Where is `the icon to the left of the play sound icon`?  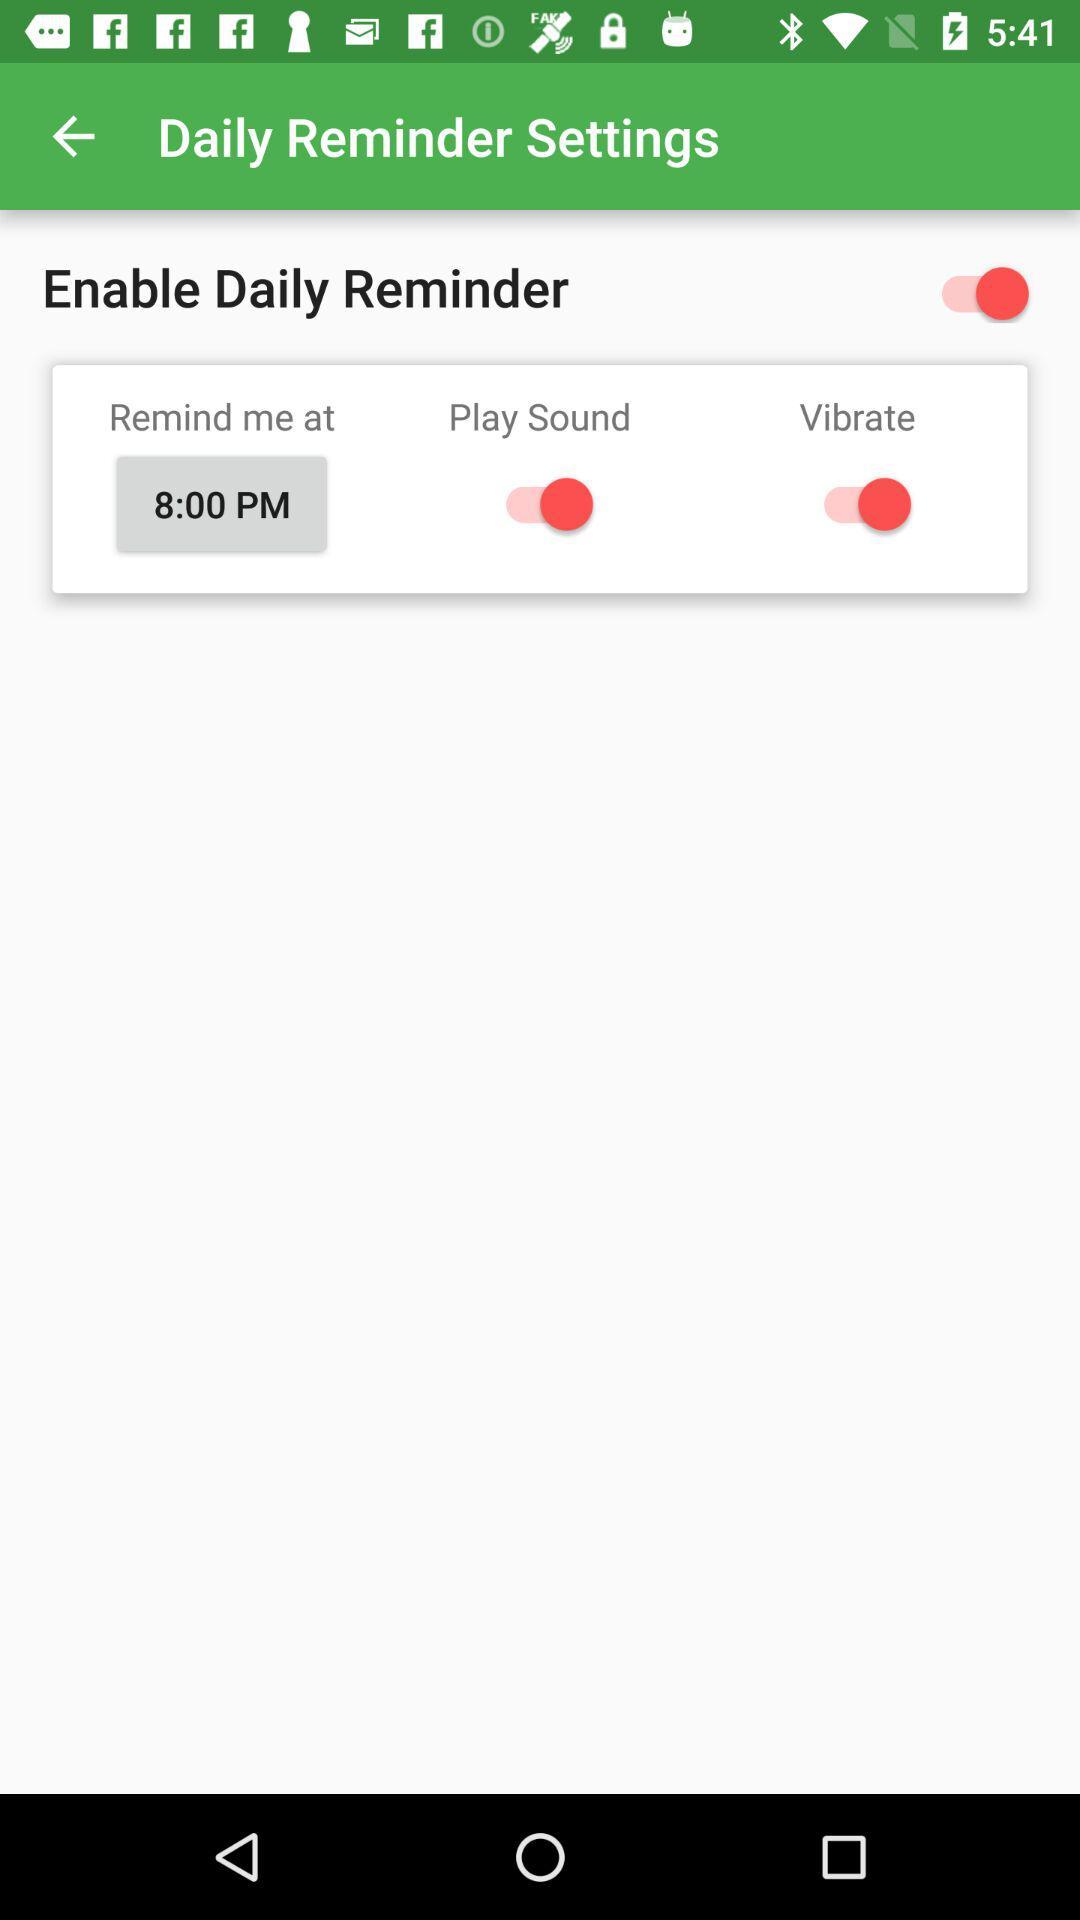 the icon to the left of the play sound icon is located at coordinates (222, 504).